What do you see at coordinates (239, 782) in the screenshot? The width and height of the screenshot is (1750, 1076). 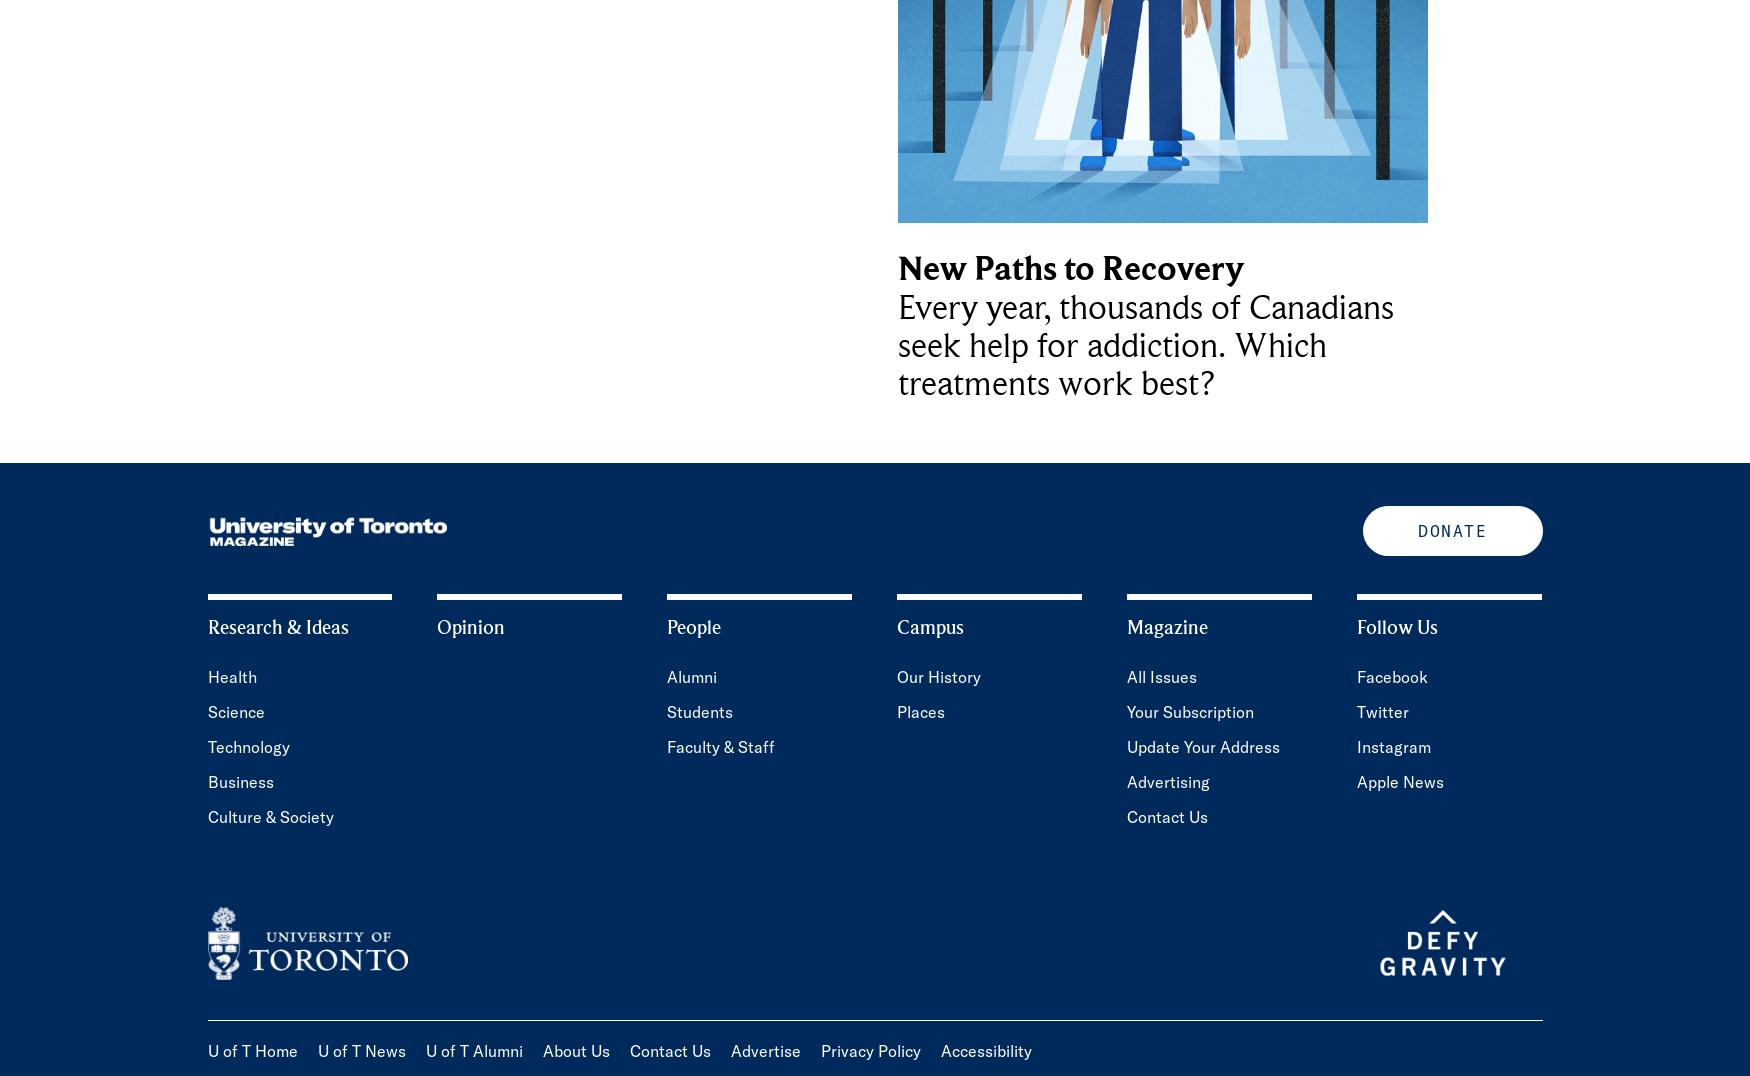 I see `'Business'` at bounding box center [239, 782].